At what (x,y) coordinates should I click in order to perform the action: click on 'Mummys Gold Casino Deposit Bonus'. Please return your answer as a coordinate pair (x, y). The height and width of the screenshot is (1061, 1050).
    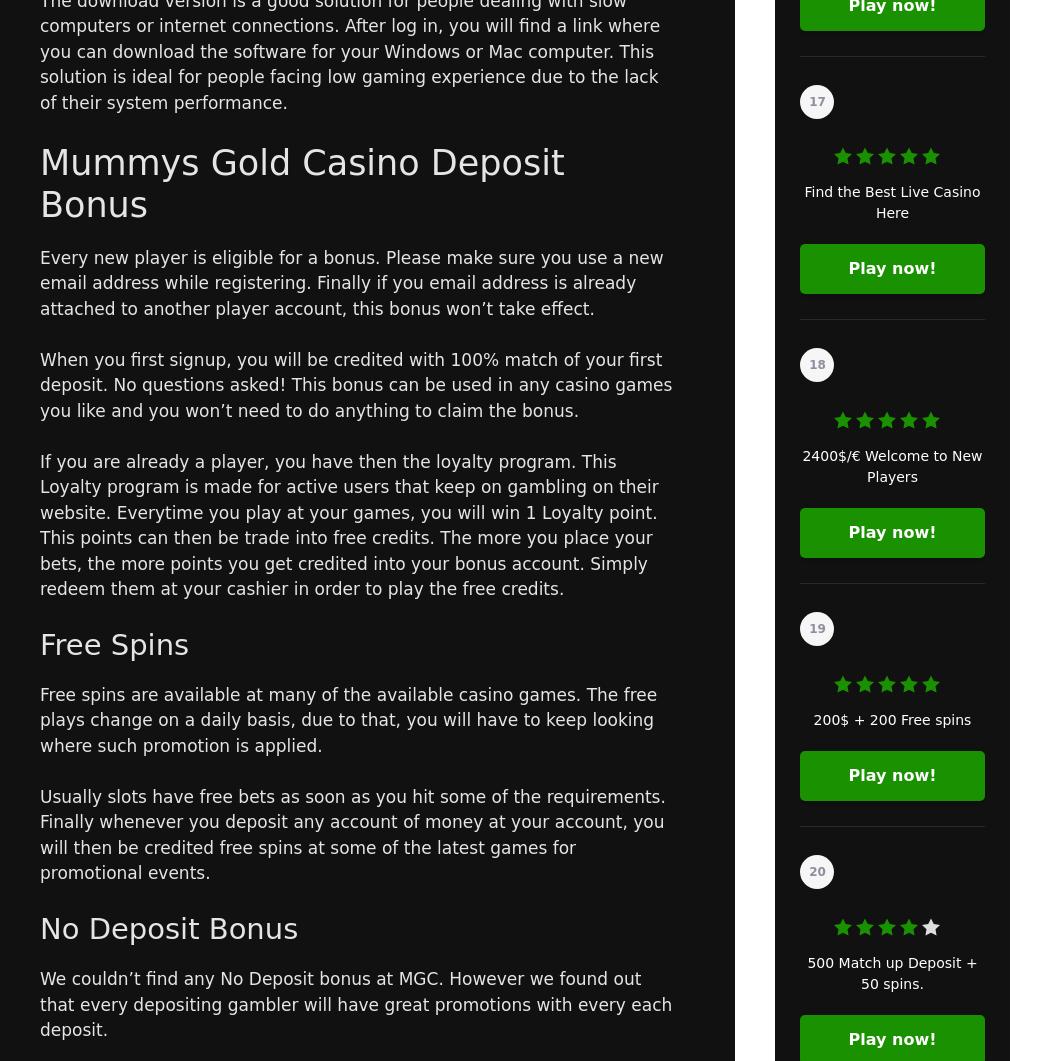
    Looking at the image, I should click on (301, 182).